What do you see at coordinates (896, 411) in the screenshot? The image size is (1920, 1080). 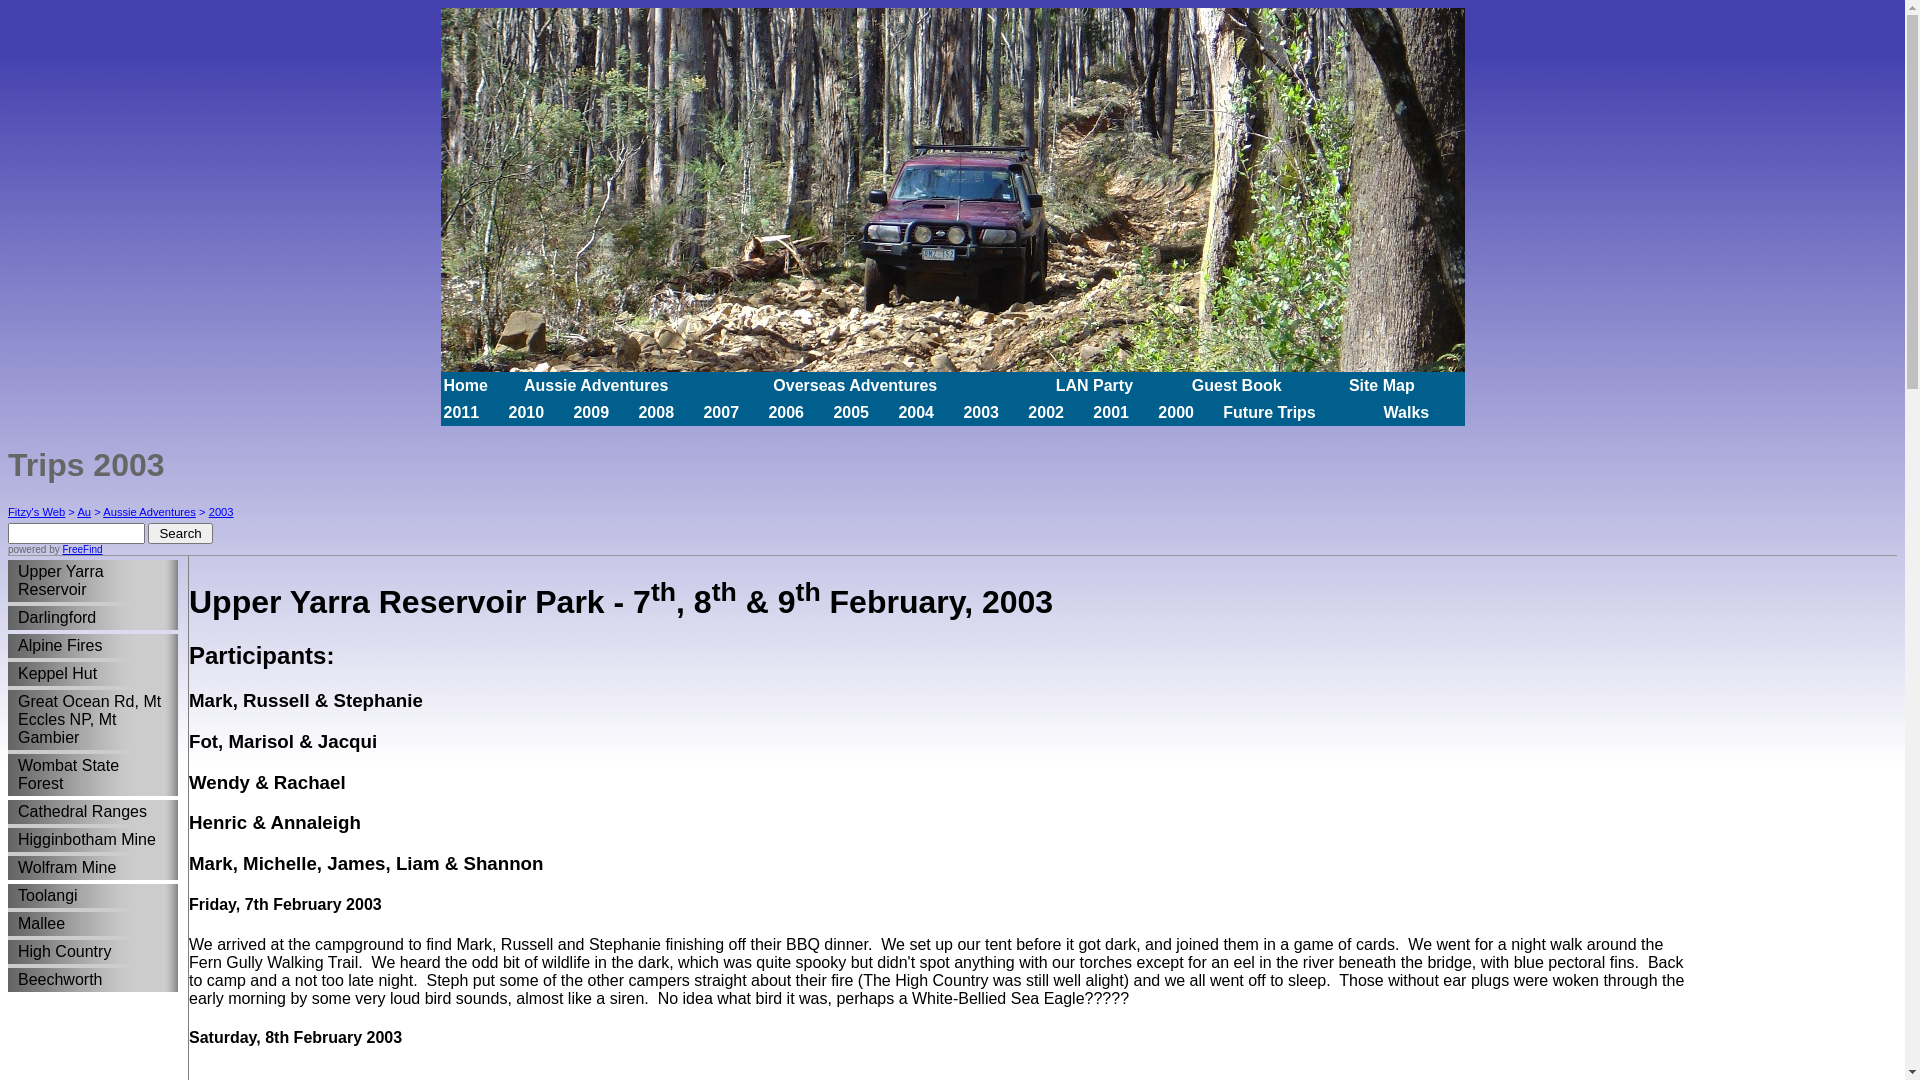 I see `'2004'` at bounding box center [896, 411].